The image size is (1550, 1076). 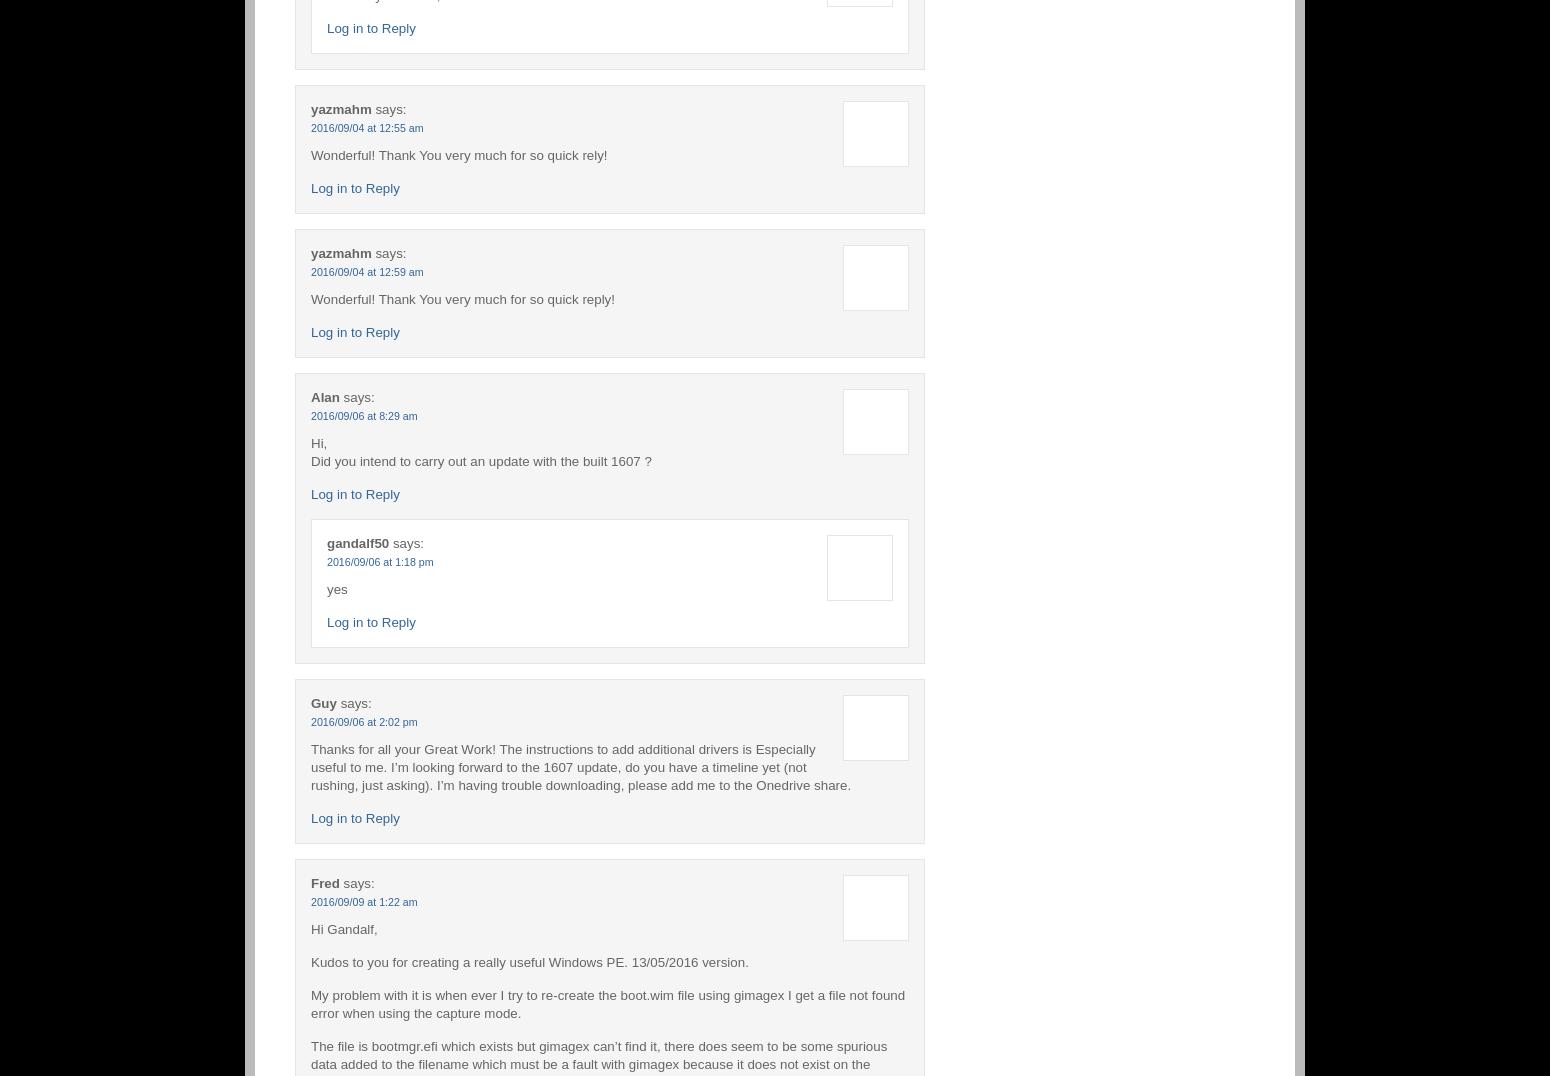 What do you see at coordinates (379, 560) in the screenshot?
I see `'2016/09/06 at 1:18 pm'` at bounding box center [379, 560].